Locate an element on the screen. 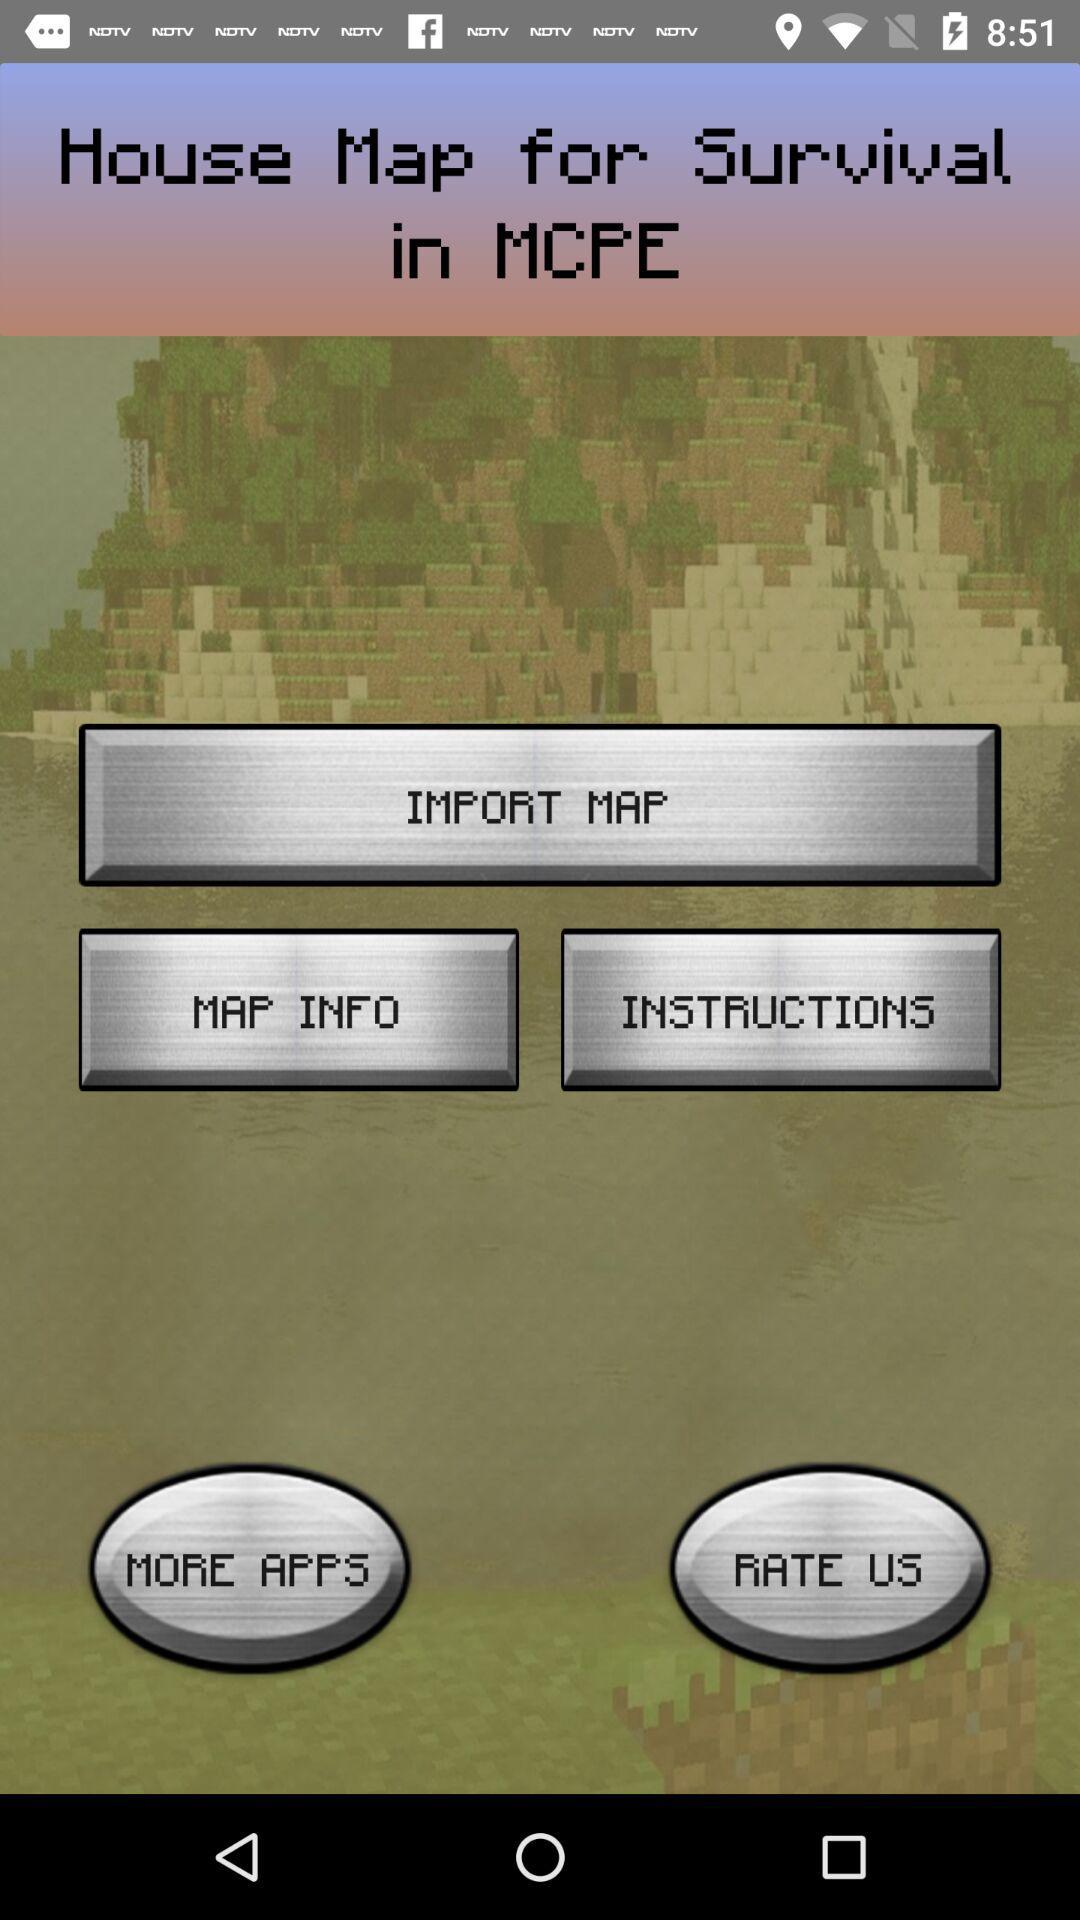 The width and height of the screenshot is (1080, 1920). the icon below the import map icon is located at coordinates (780, 1009).